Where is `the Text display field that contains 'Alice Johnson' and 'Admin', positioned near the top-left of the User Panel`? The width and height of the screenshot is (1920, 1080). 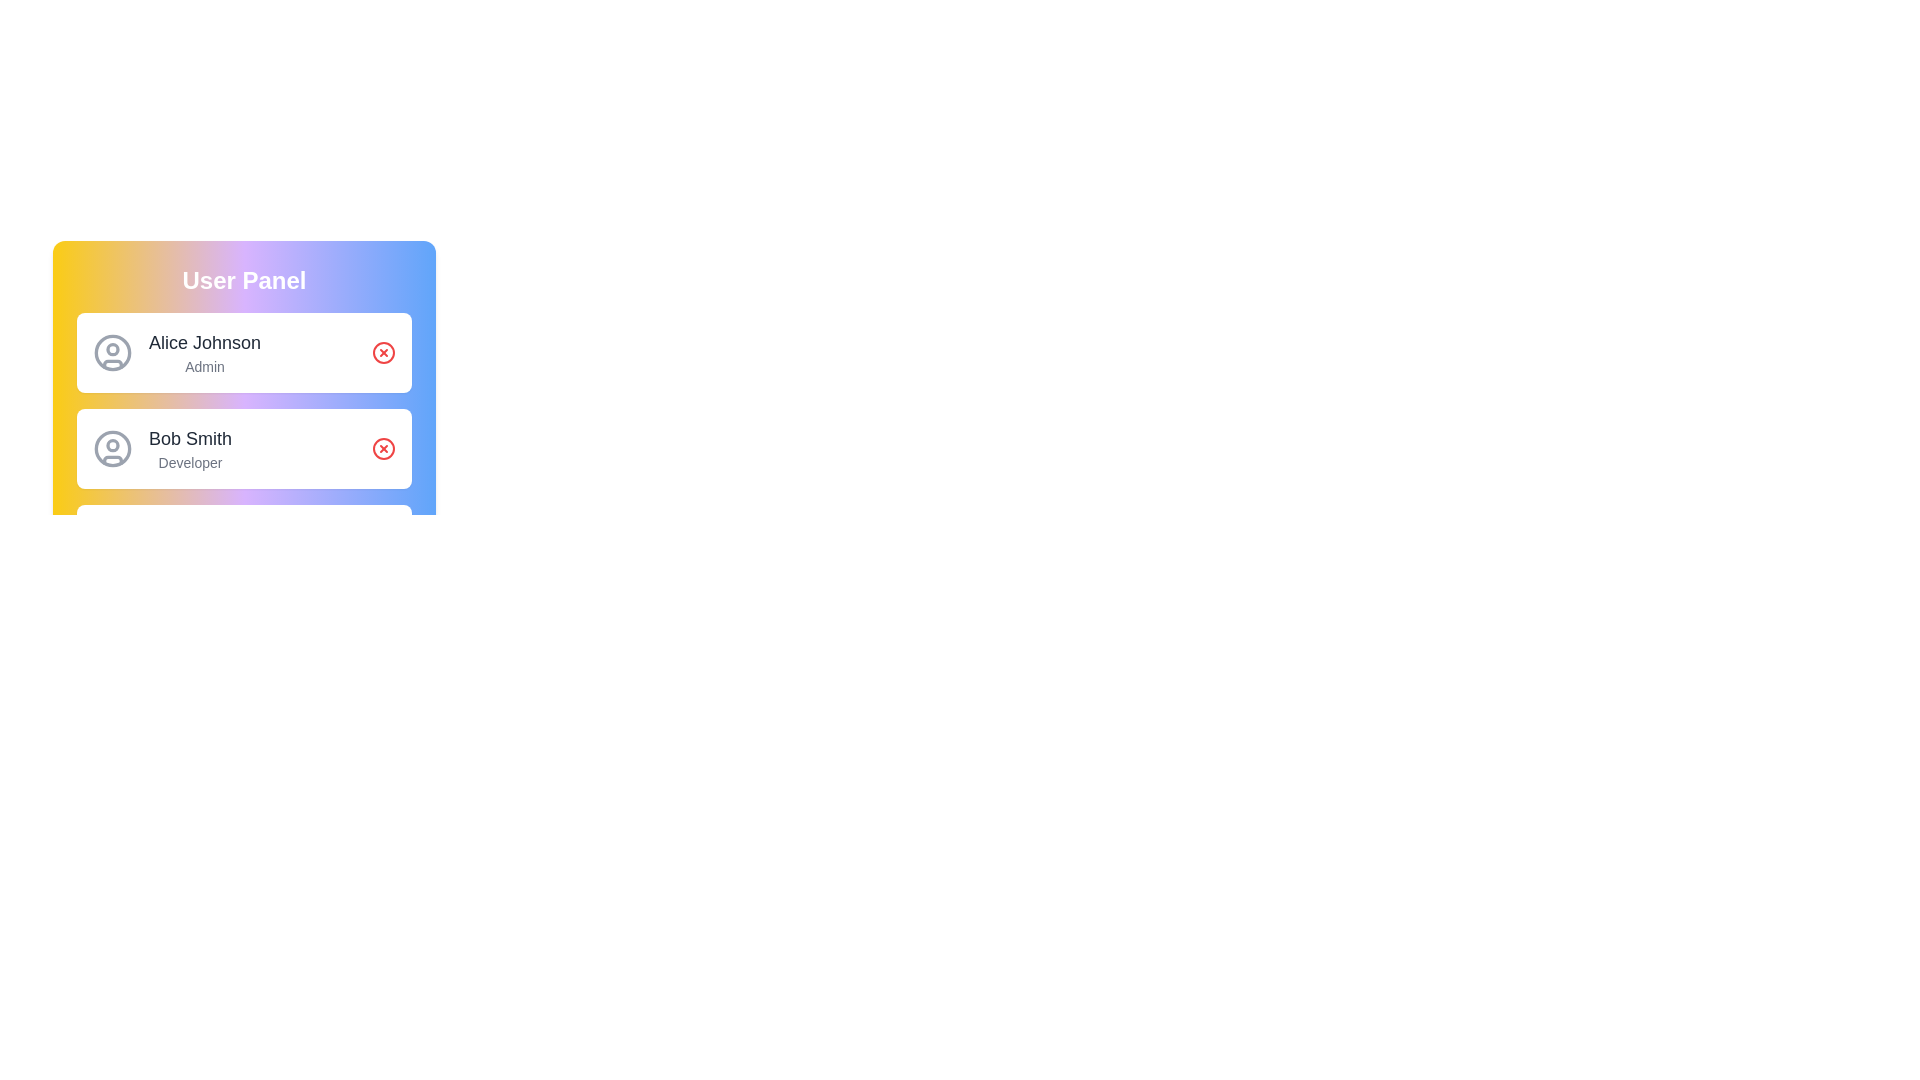
the Text display field that contains 'Alice Johnson' and 'Admin', positioned near the top-left of the User Panel is located at coordinates (205, 352).